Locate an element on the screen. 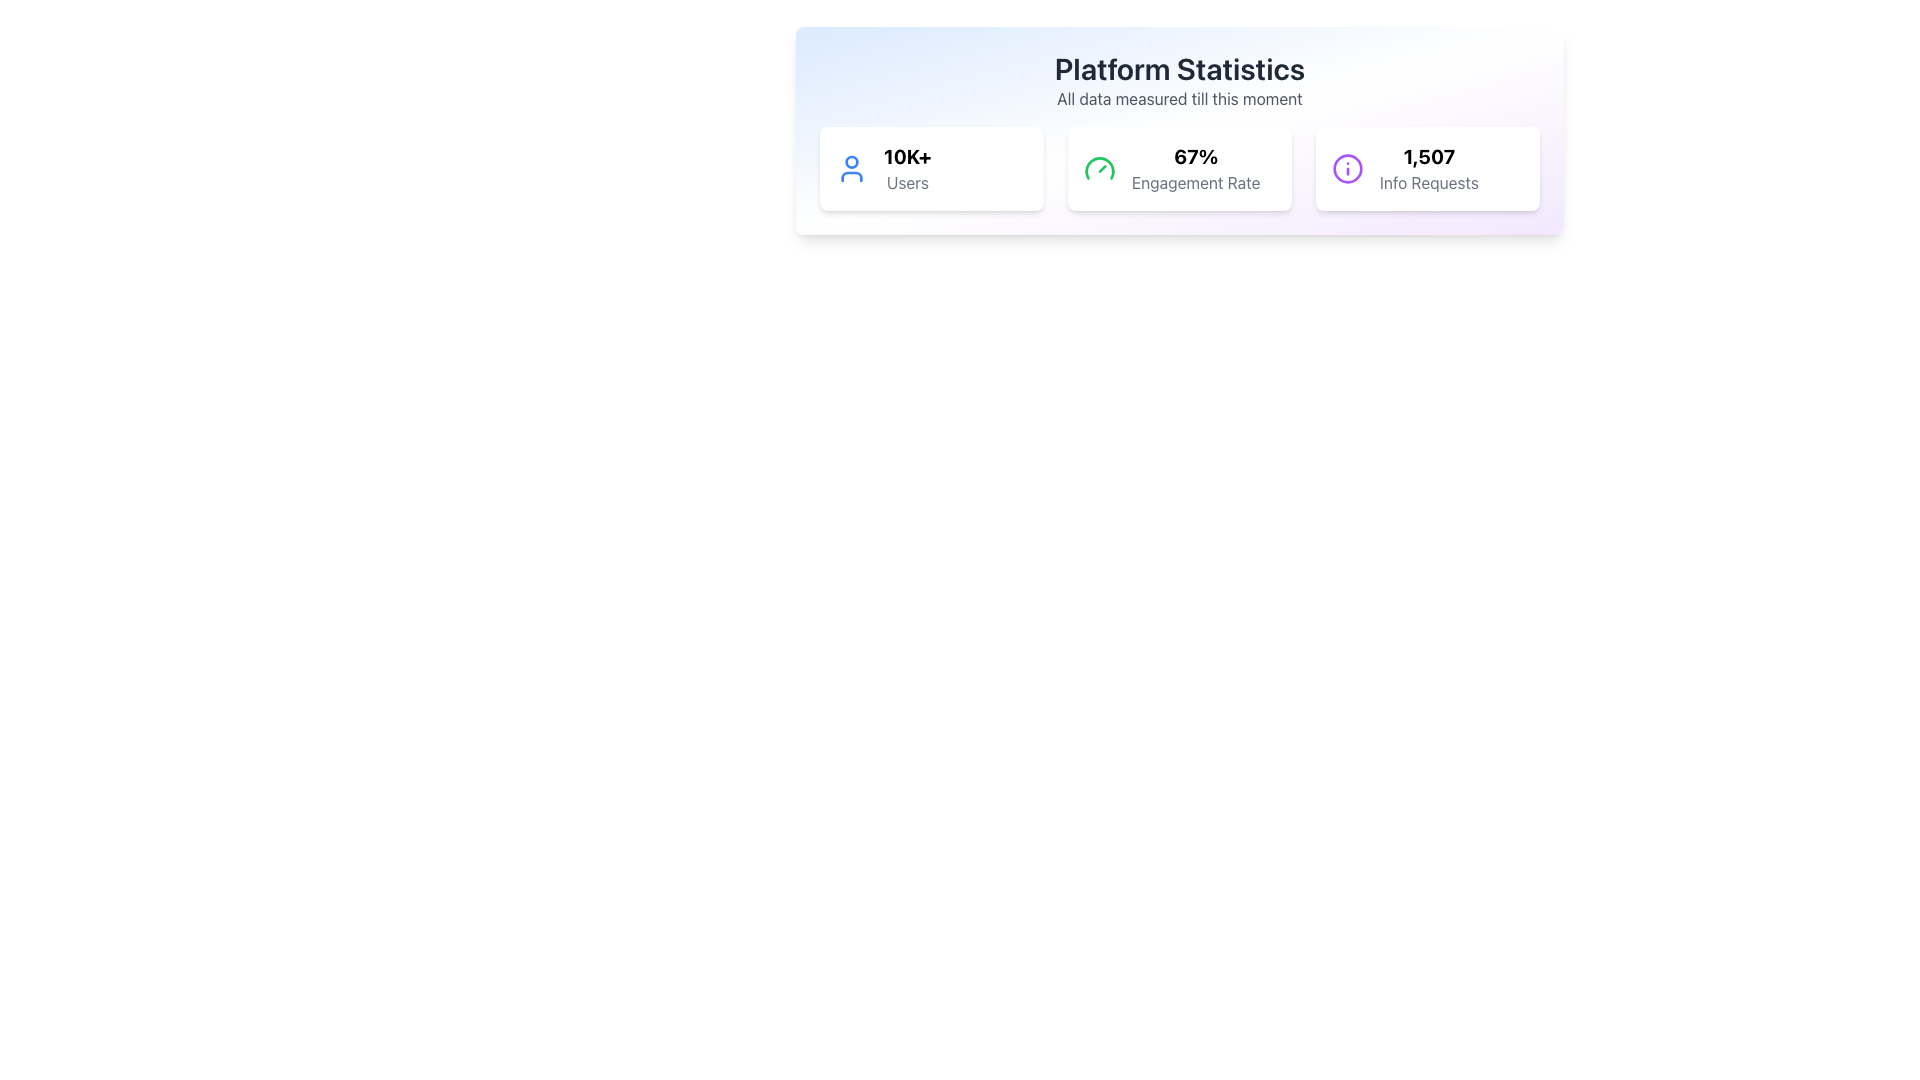 This screenshot has height=1080, width=1920. the 'Users' label, which is a muted gray textual label styled in a simple sans-serif font, located beneath the bold number '10K+' in a white card at the top-left section of the statistics panel is located at coordinates (906, 182).